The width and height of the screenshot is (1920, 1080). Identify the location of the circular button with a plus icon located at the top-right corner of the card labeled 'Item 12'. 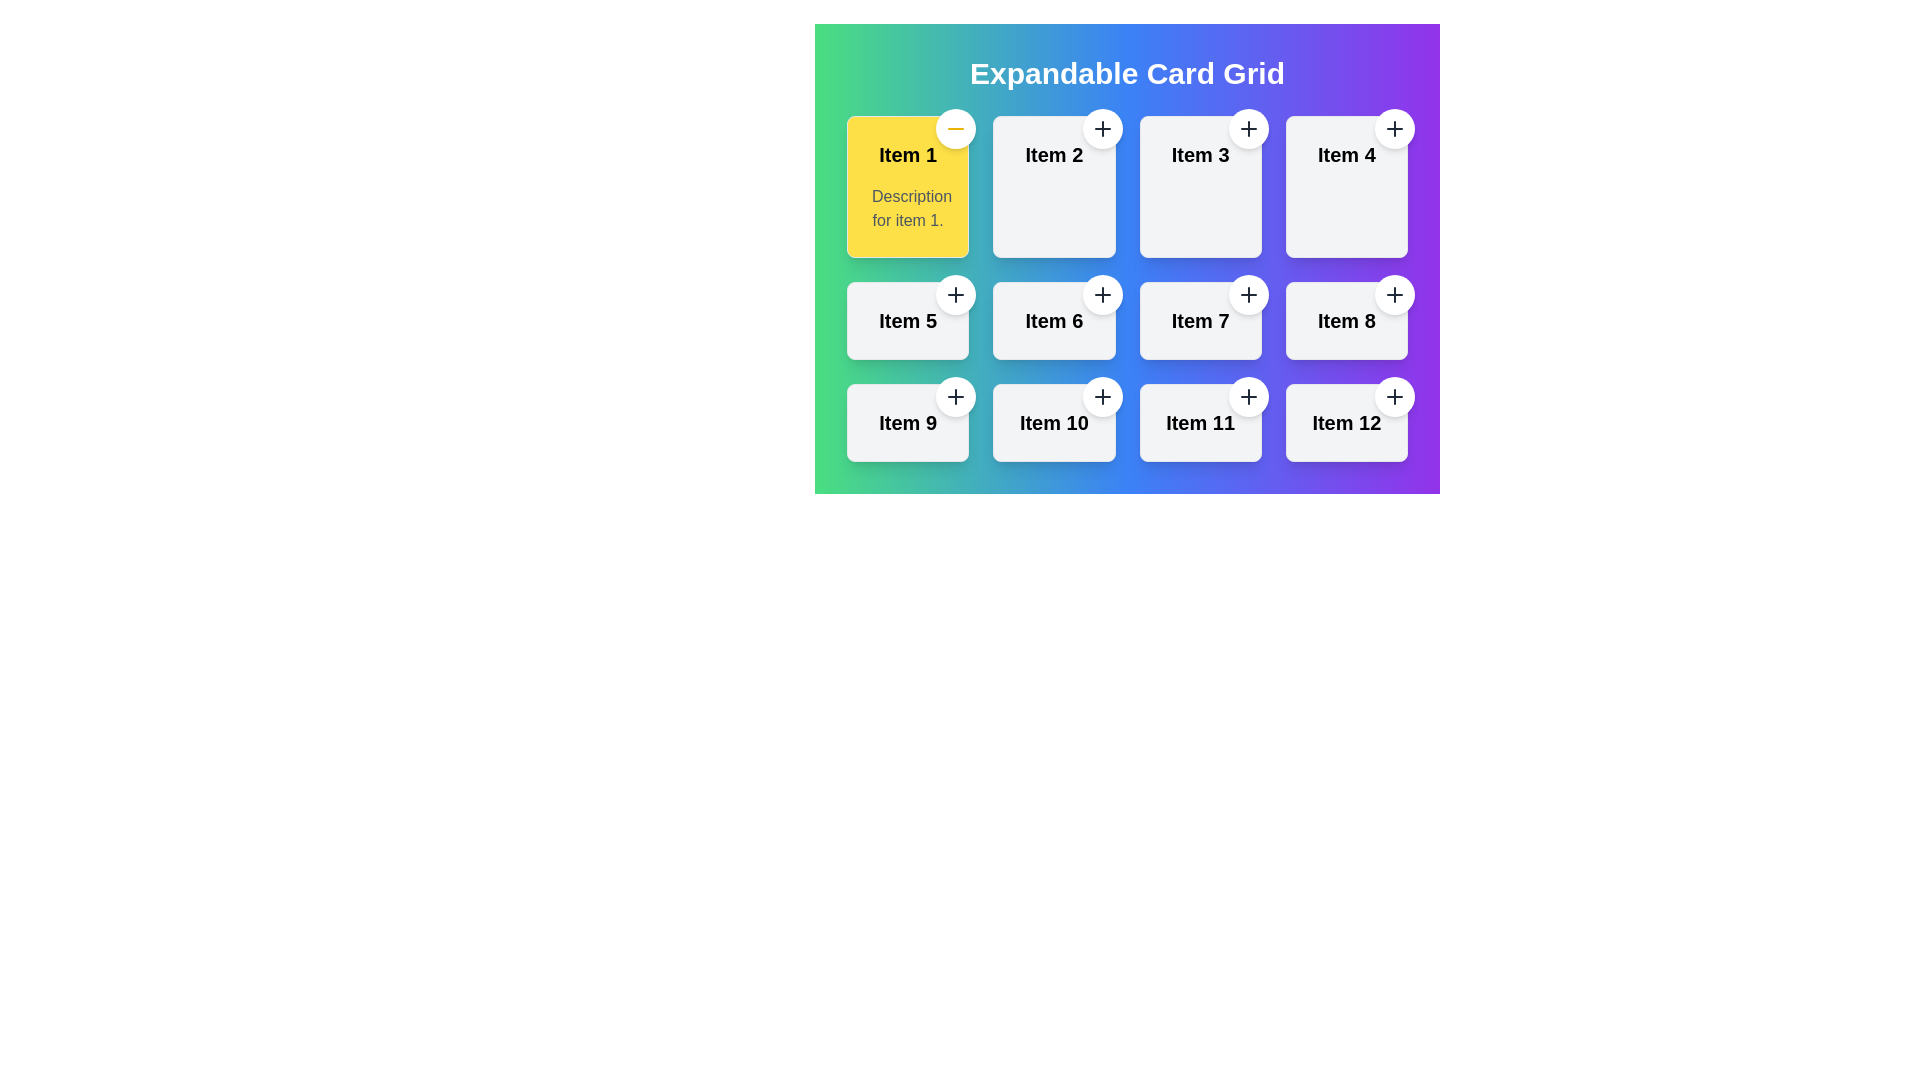
(1394, 397).